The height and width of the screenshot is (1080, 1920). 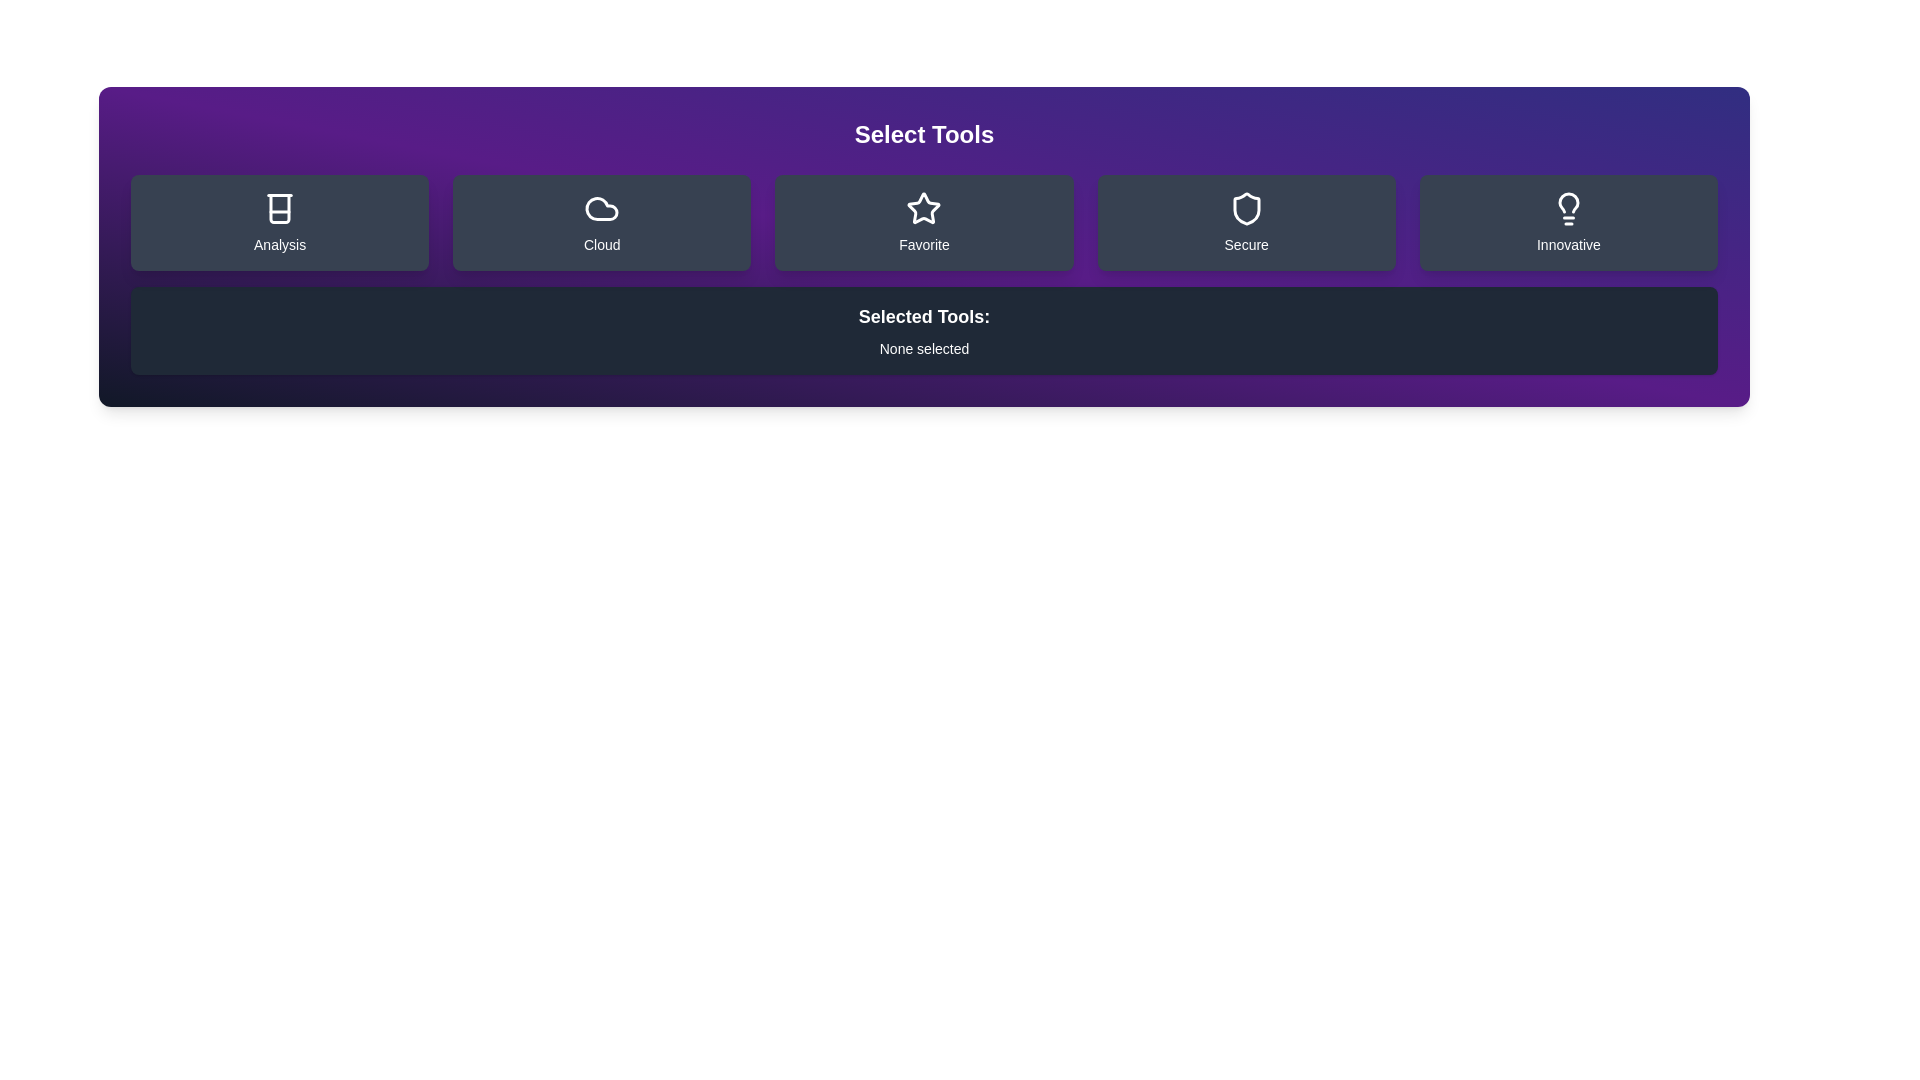 What do you see at coordinates (601, 208) in the screenshot?
I see `the 'Cloud' tool icon, which is the first element in the top row of the main interface` at bounding box center [601, 208].